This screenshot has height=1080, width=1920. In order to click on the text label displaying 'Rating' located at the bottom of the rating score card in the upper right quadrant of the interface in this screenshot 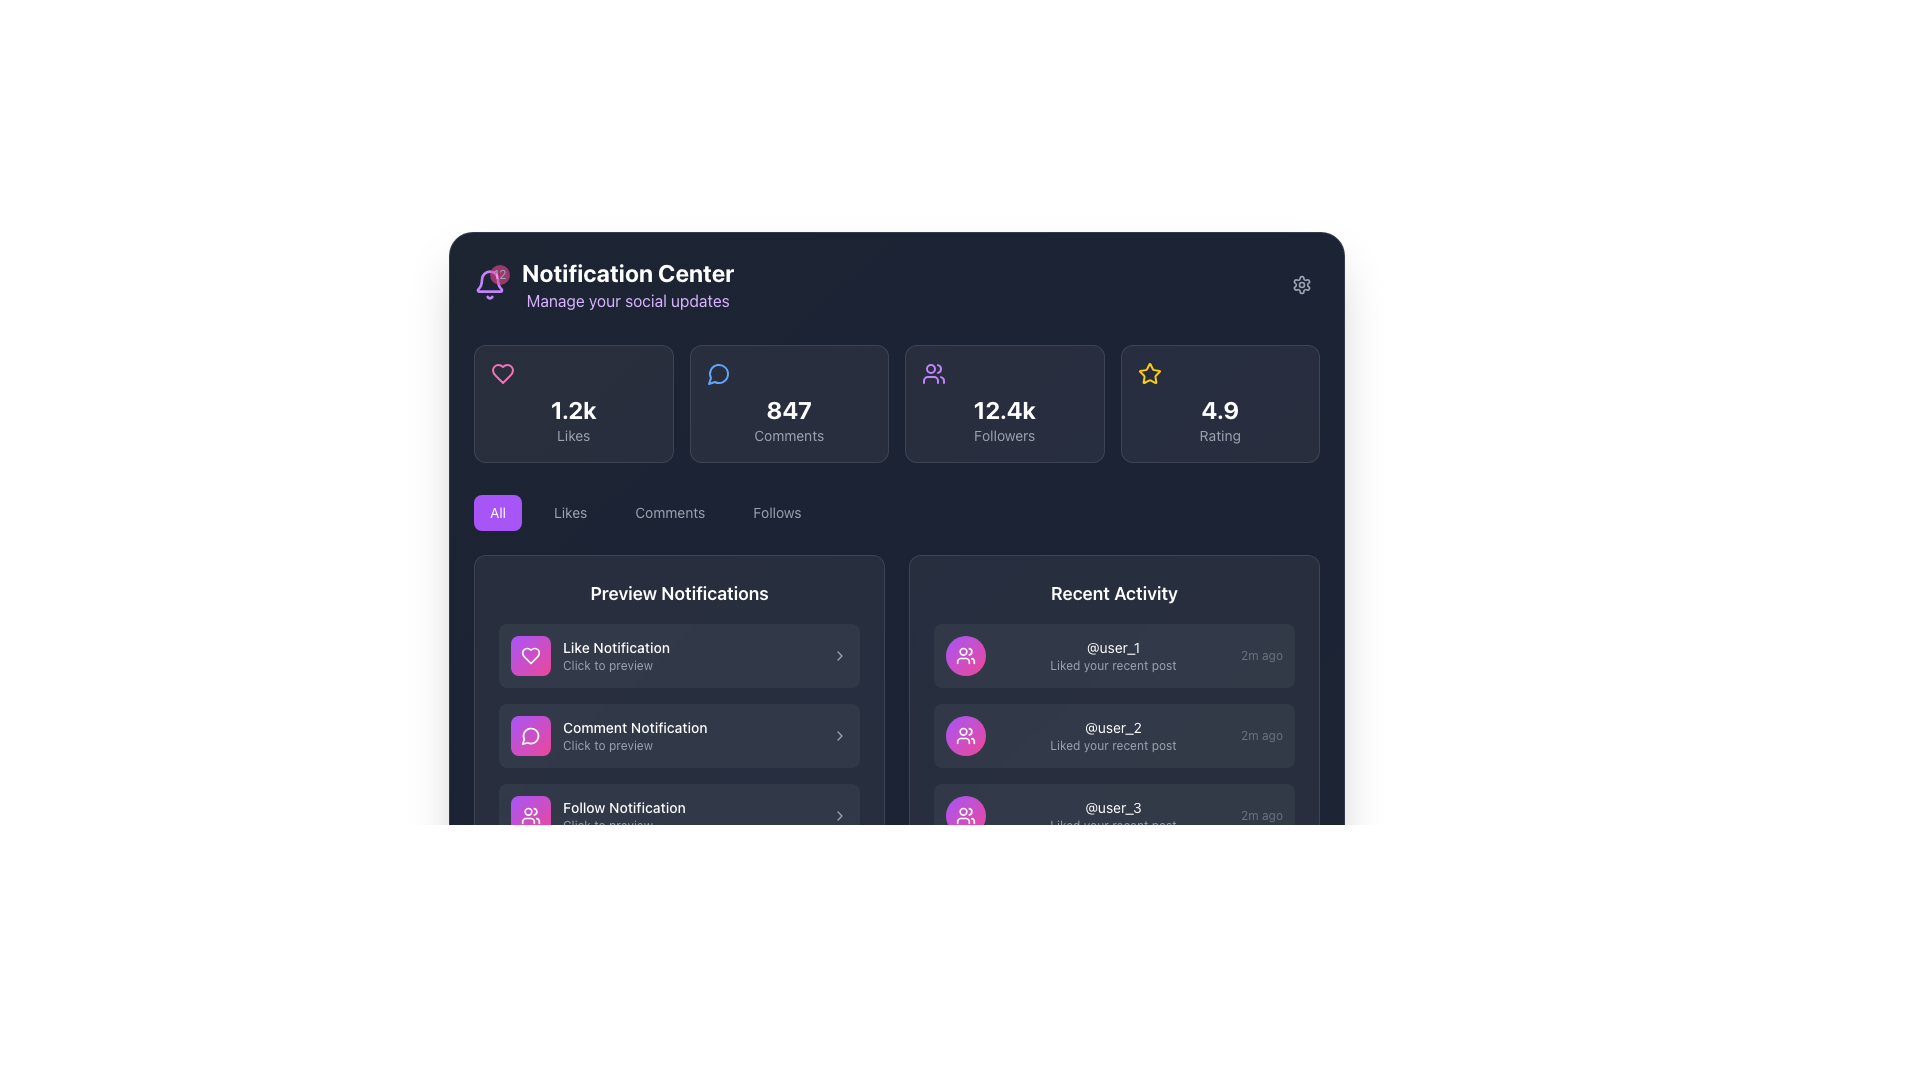, I will do `click(1219, 434)`.